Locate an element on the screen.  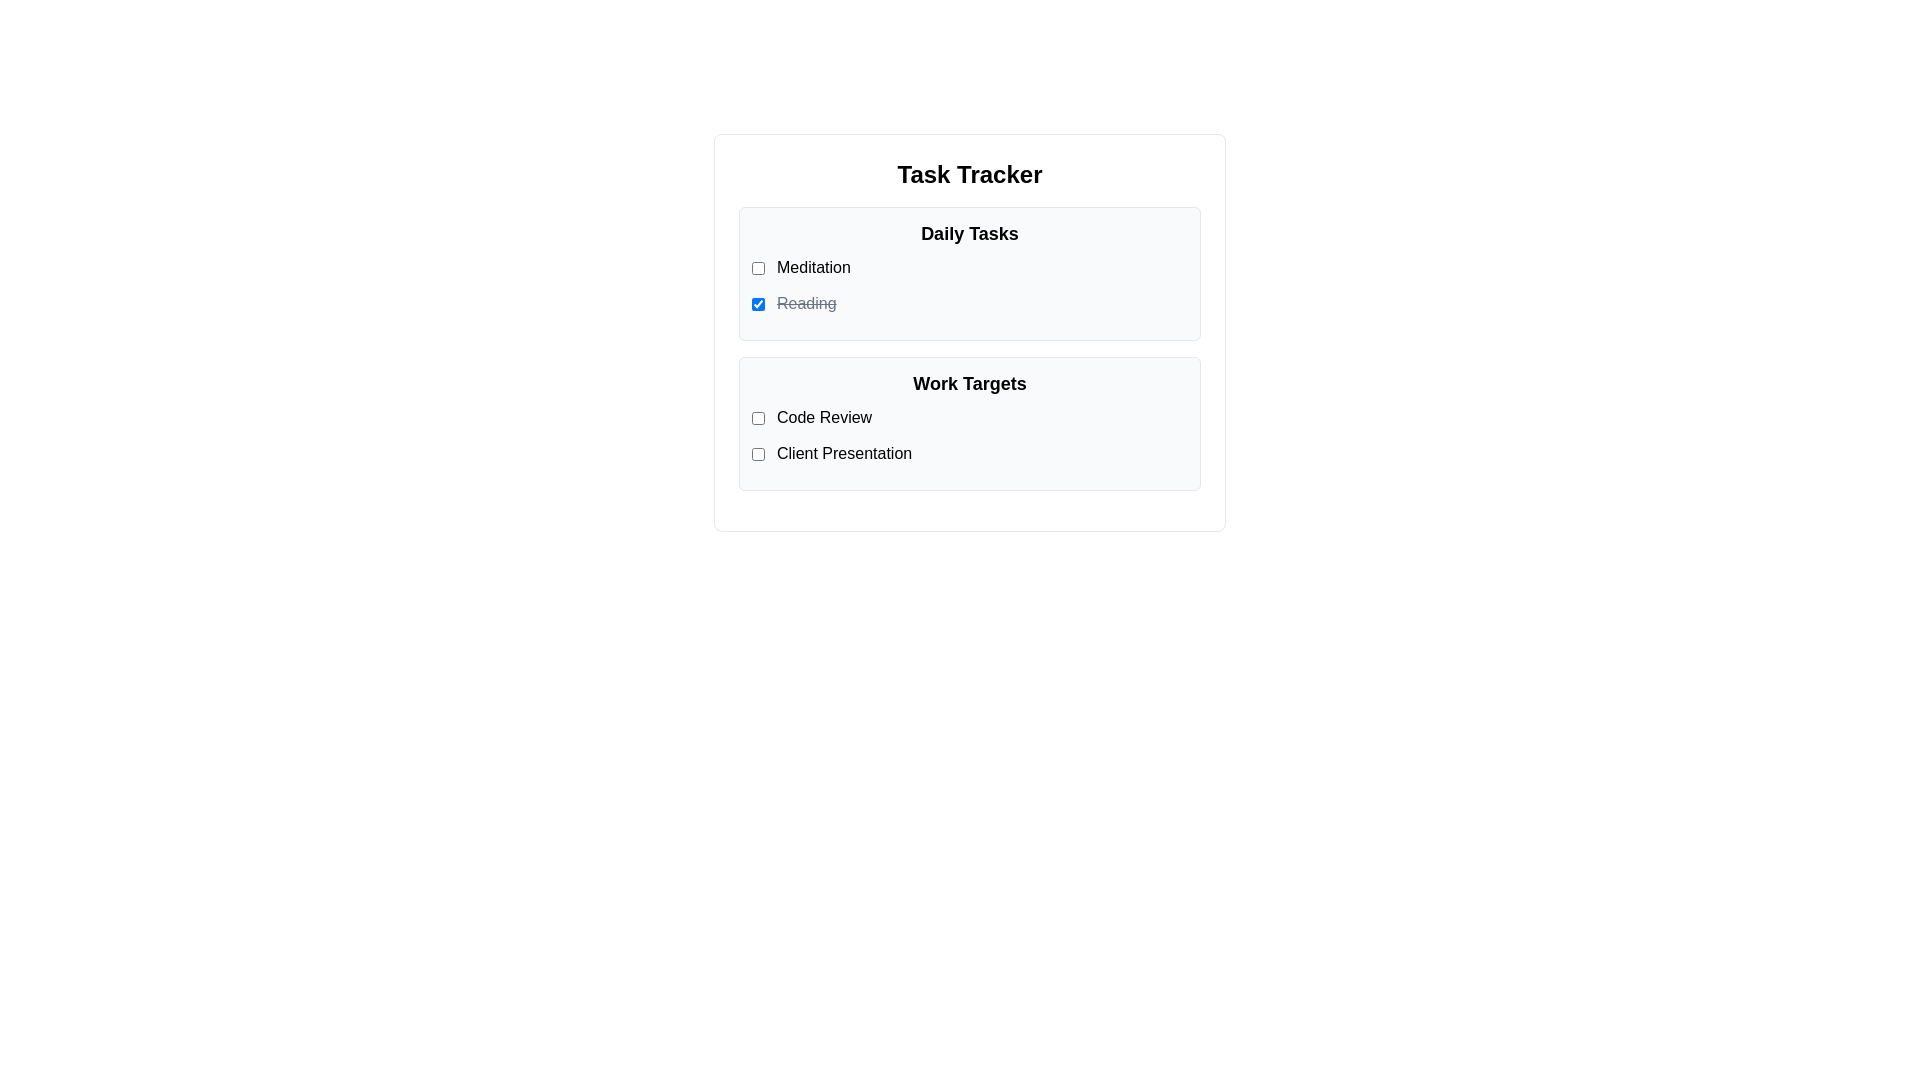
the 'Code Review' and 'Client Presentation' labels in the Checklist is located at coordinates (969, 434).